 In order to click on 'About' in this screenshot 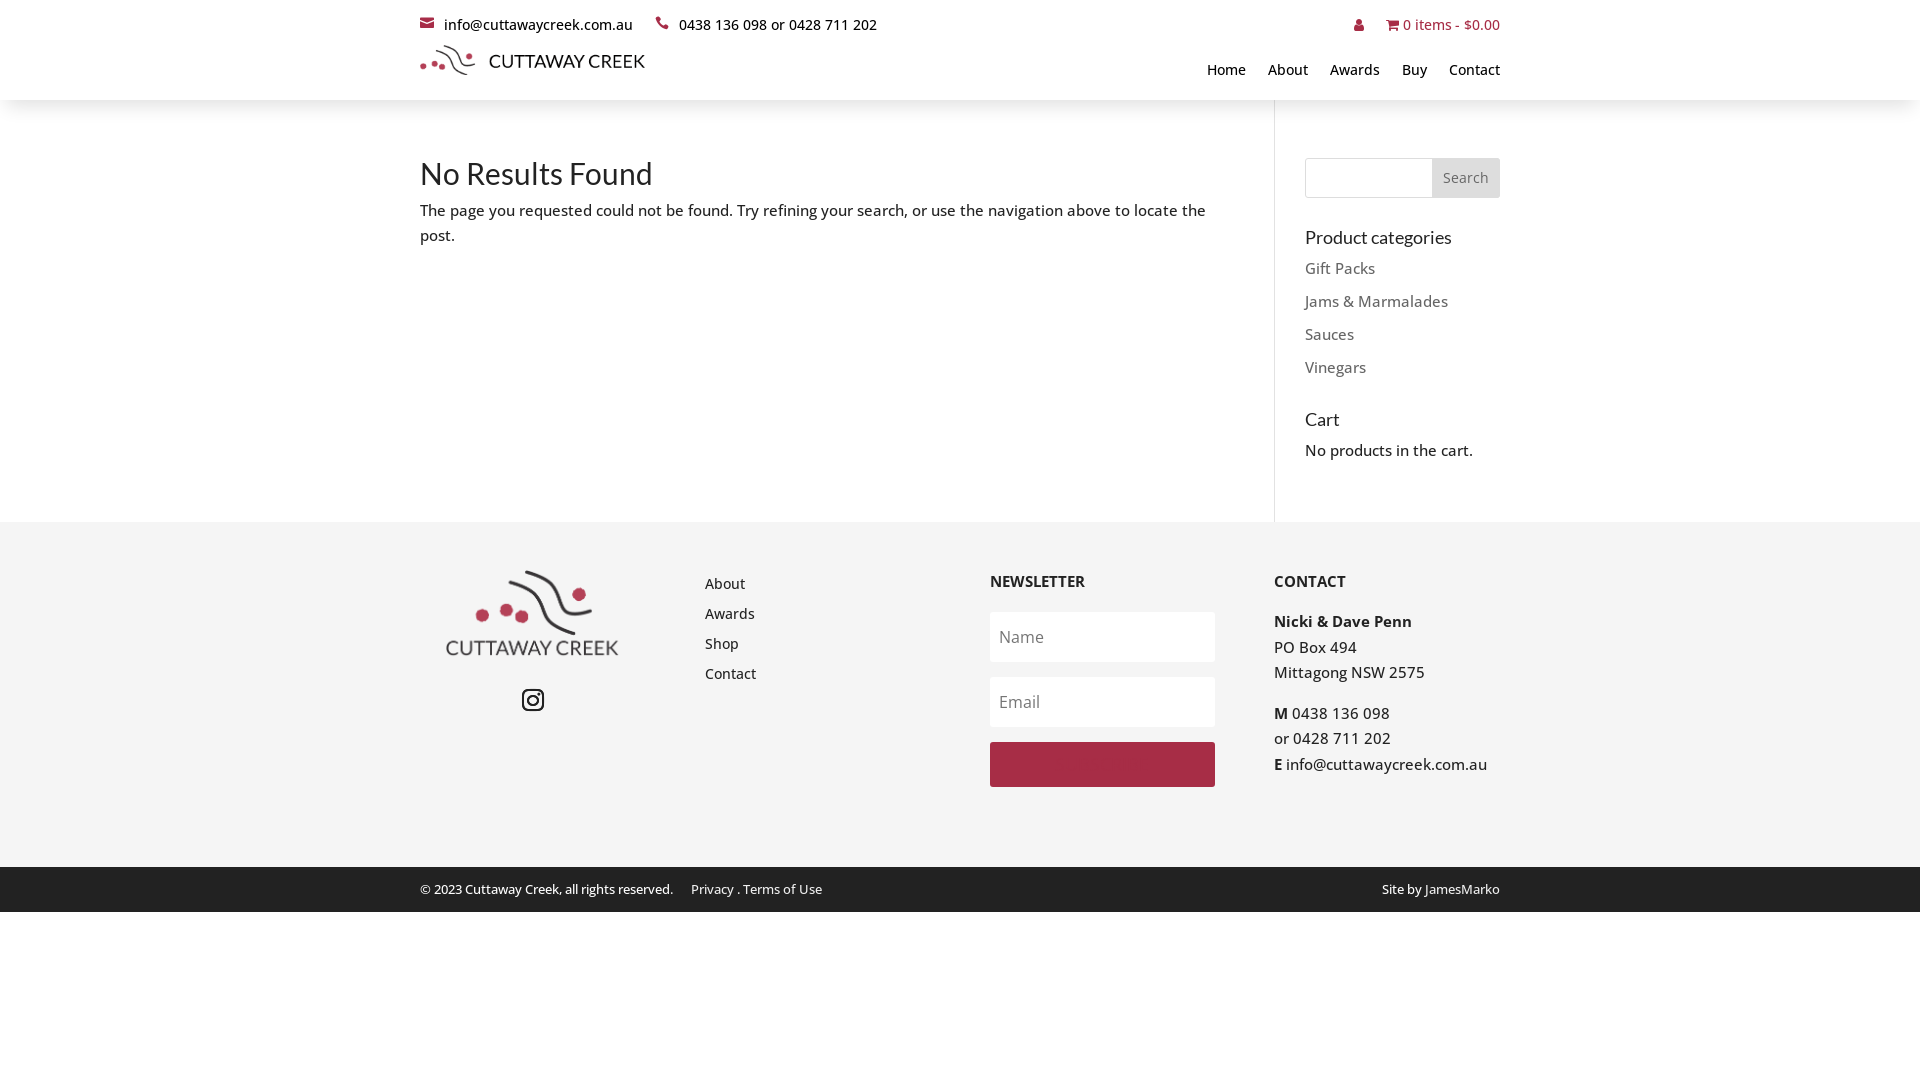, I will do `click(1266, 72)`.